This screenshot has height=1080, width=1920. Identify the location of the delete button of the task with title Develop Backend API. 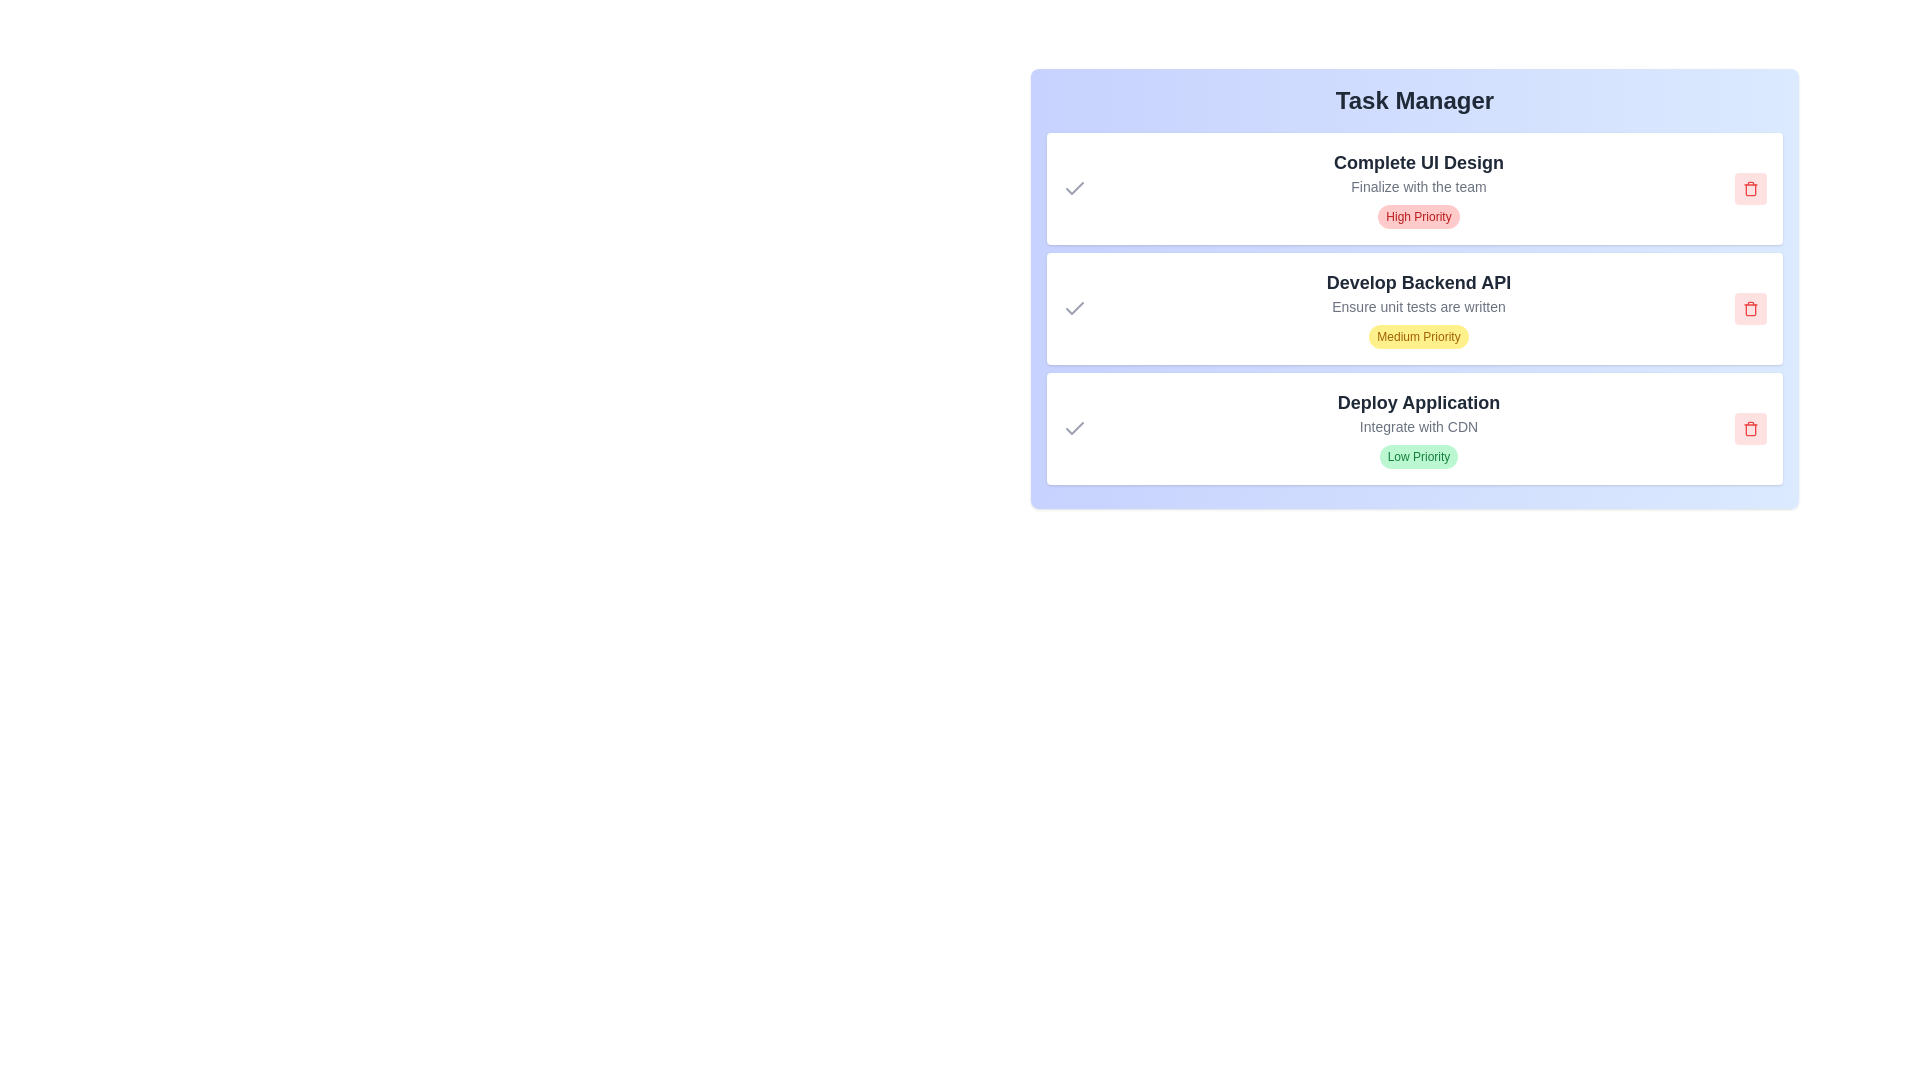
(1750, 308).